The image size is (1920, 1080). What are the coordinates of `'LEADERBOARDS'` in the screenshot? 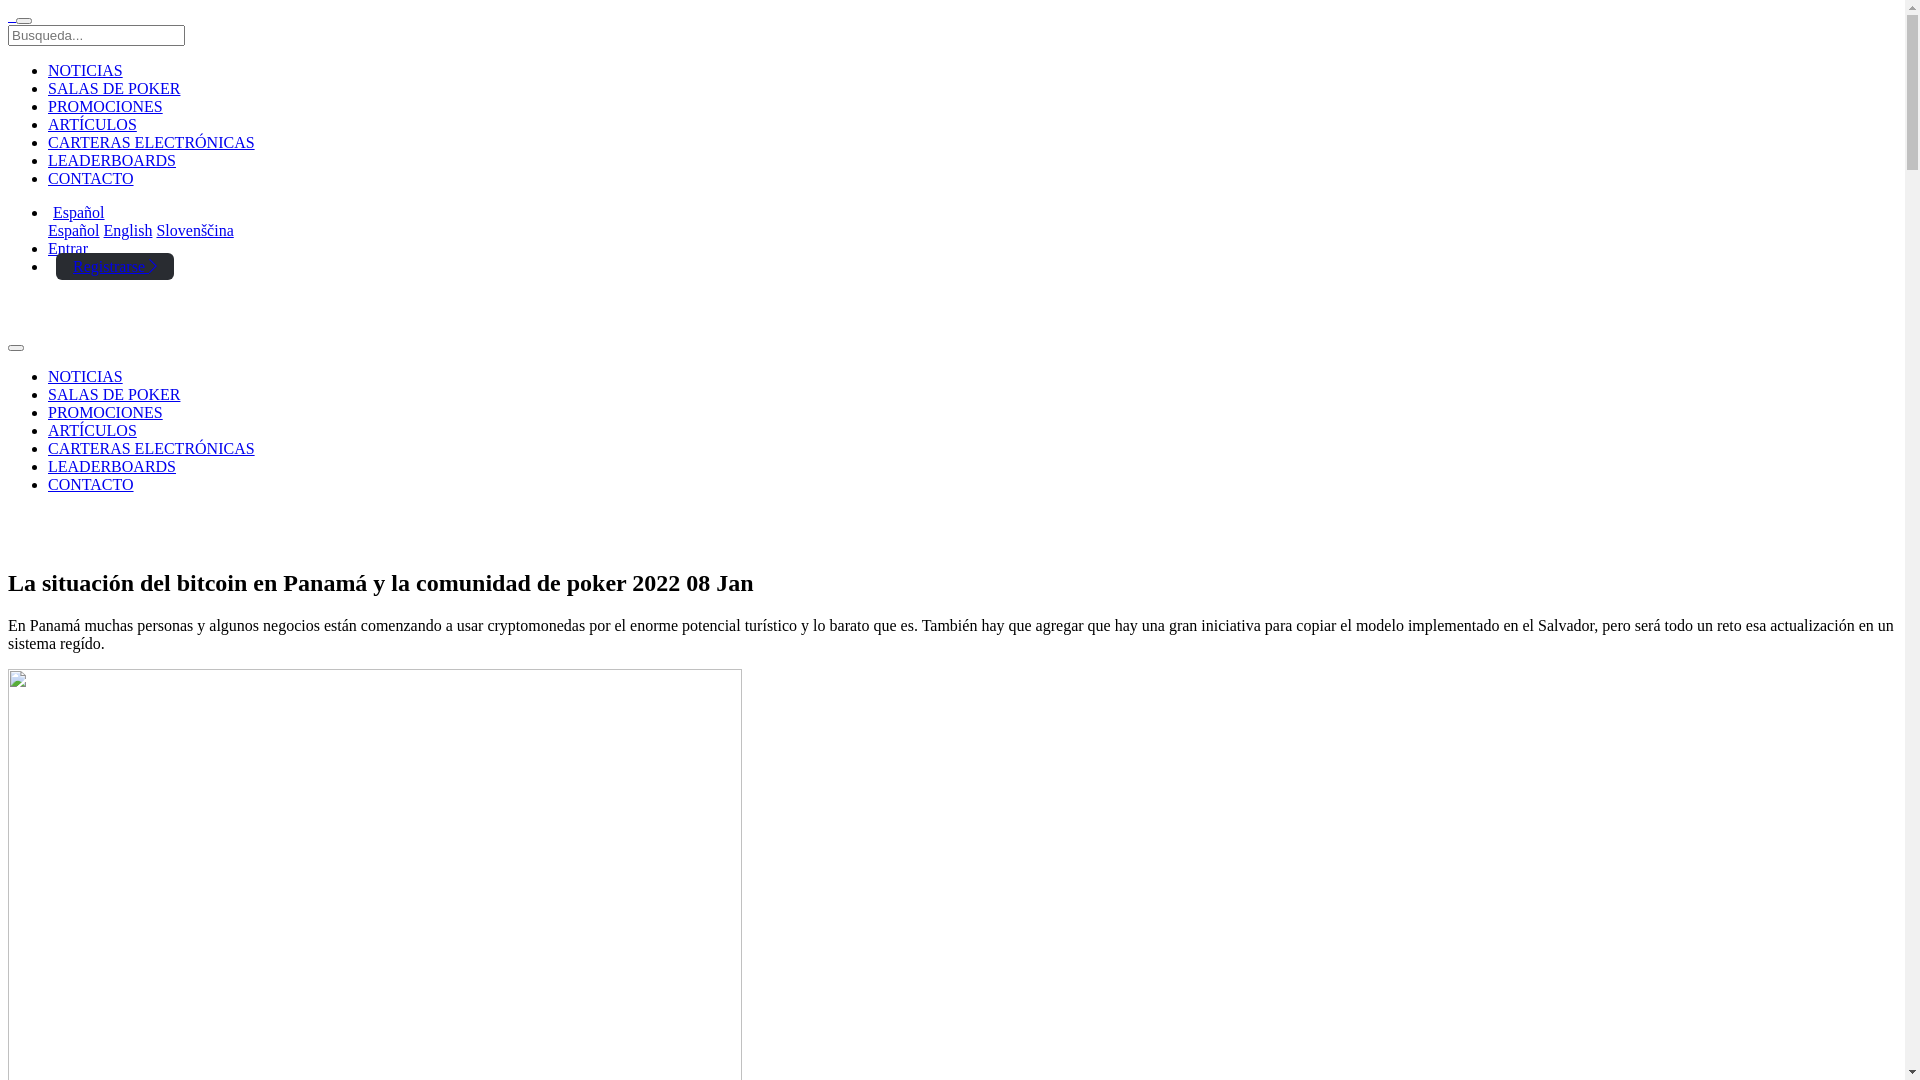 It's located at (110, 466).